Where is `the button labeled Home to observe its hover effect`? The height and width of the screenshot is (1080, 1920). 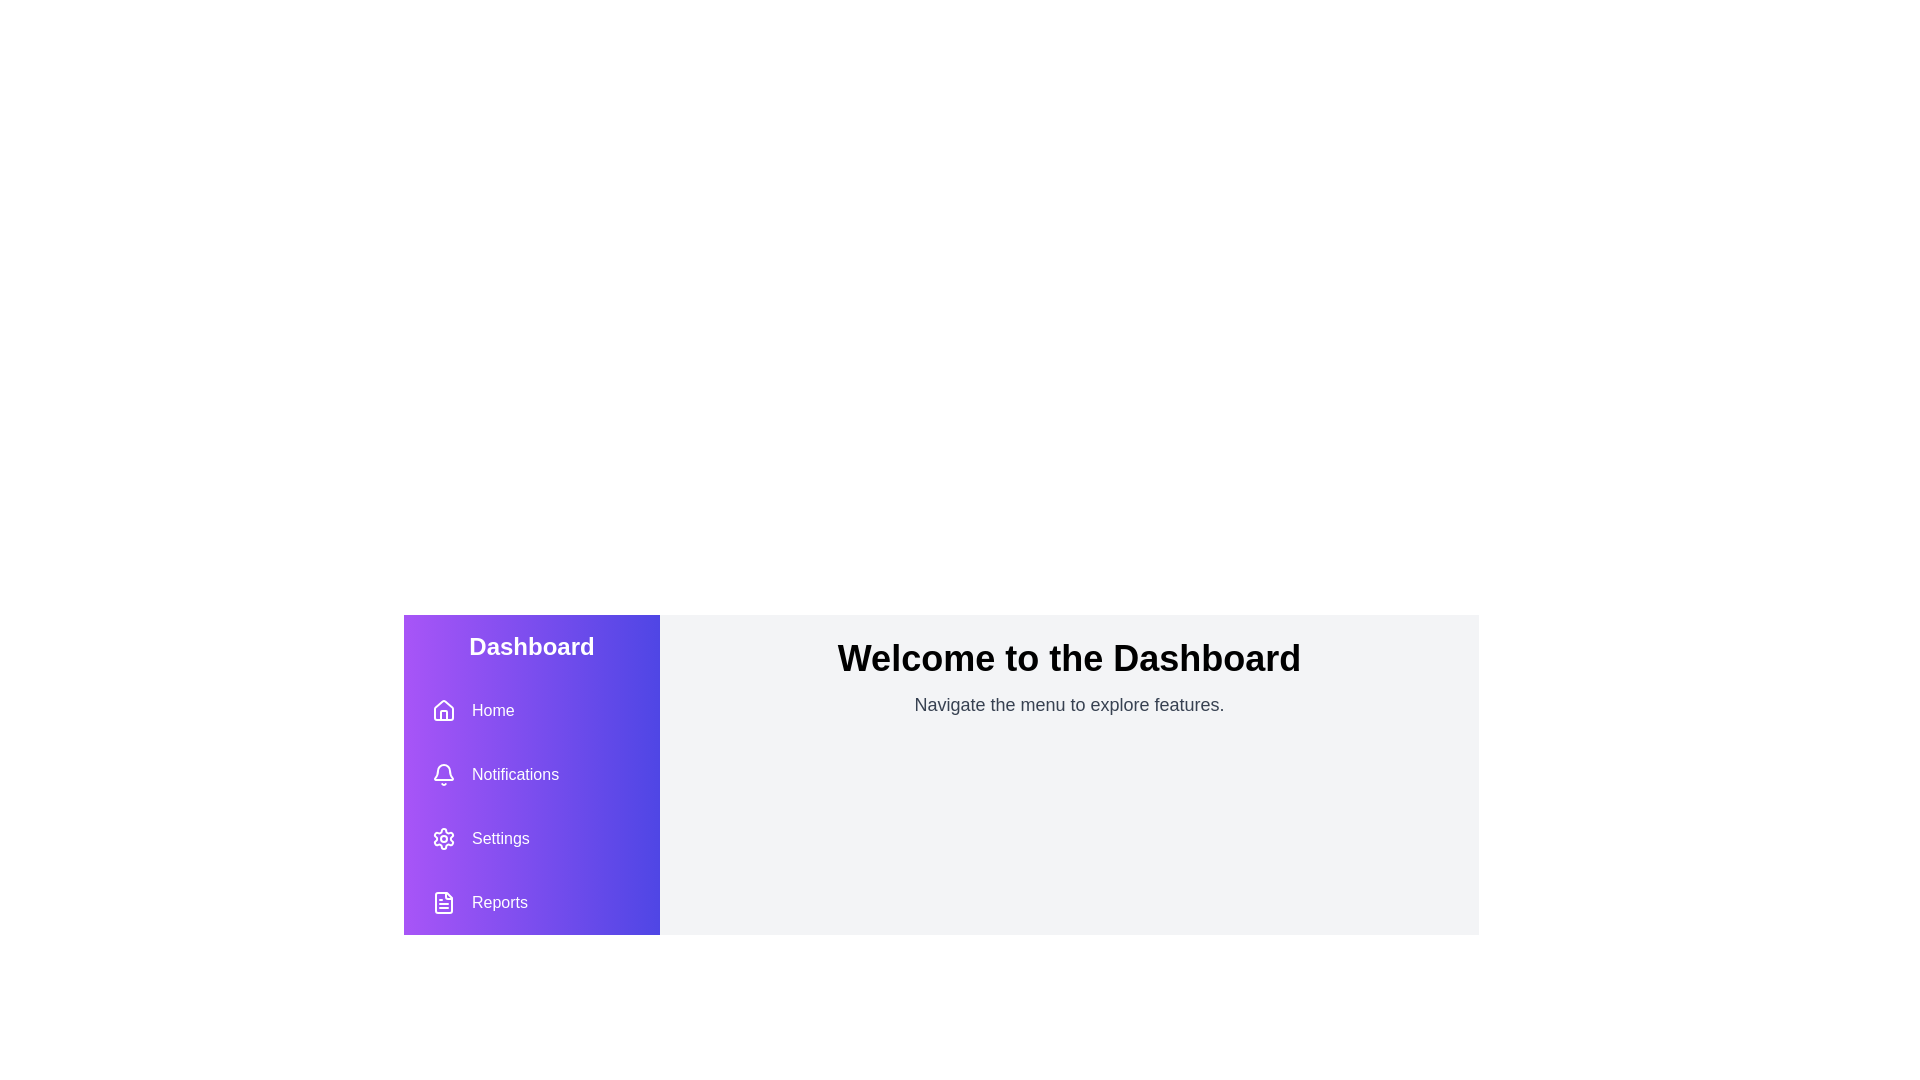
the button labeled Home to observe its hover effect is located at coordinates (472, 709).